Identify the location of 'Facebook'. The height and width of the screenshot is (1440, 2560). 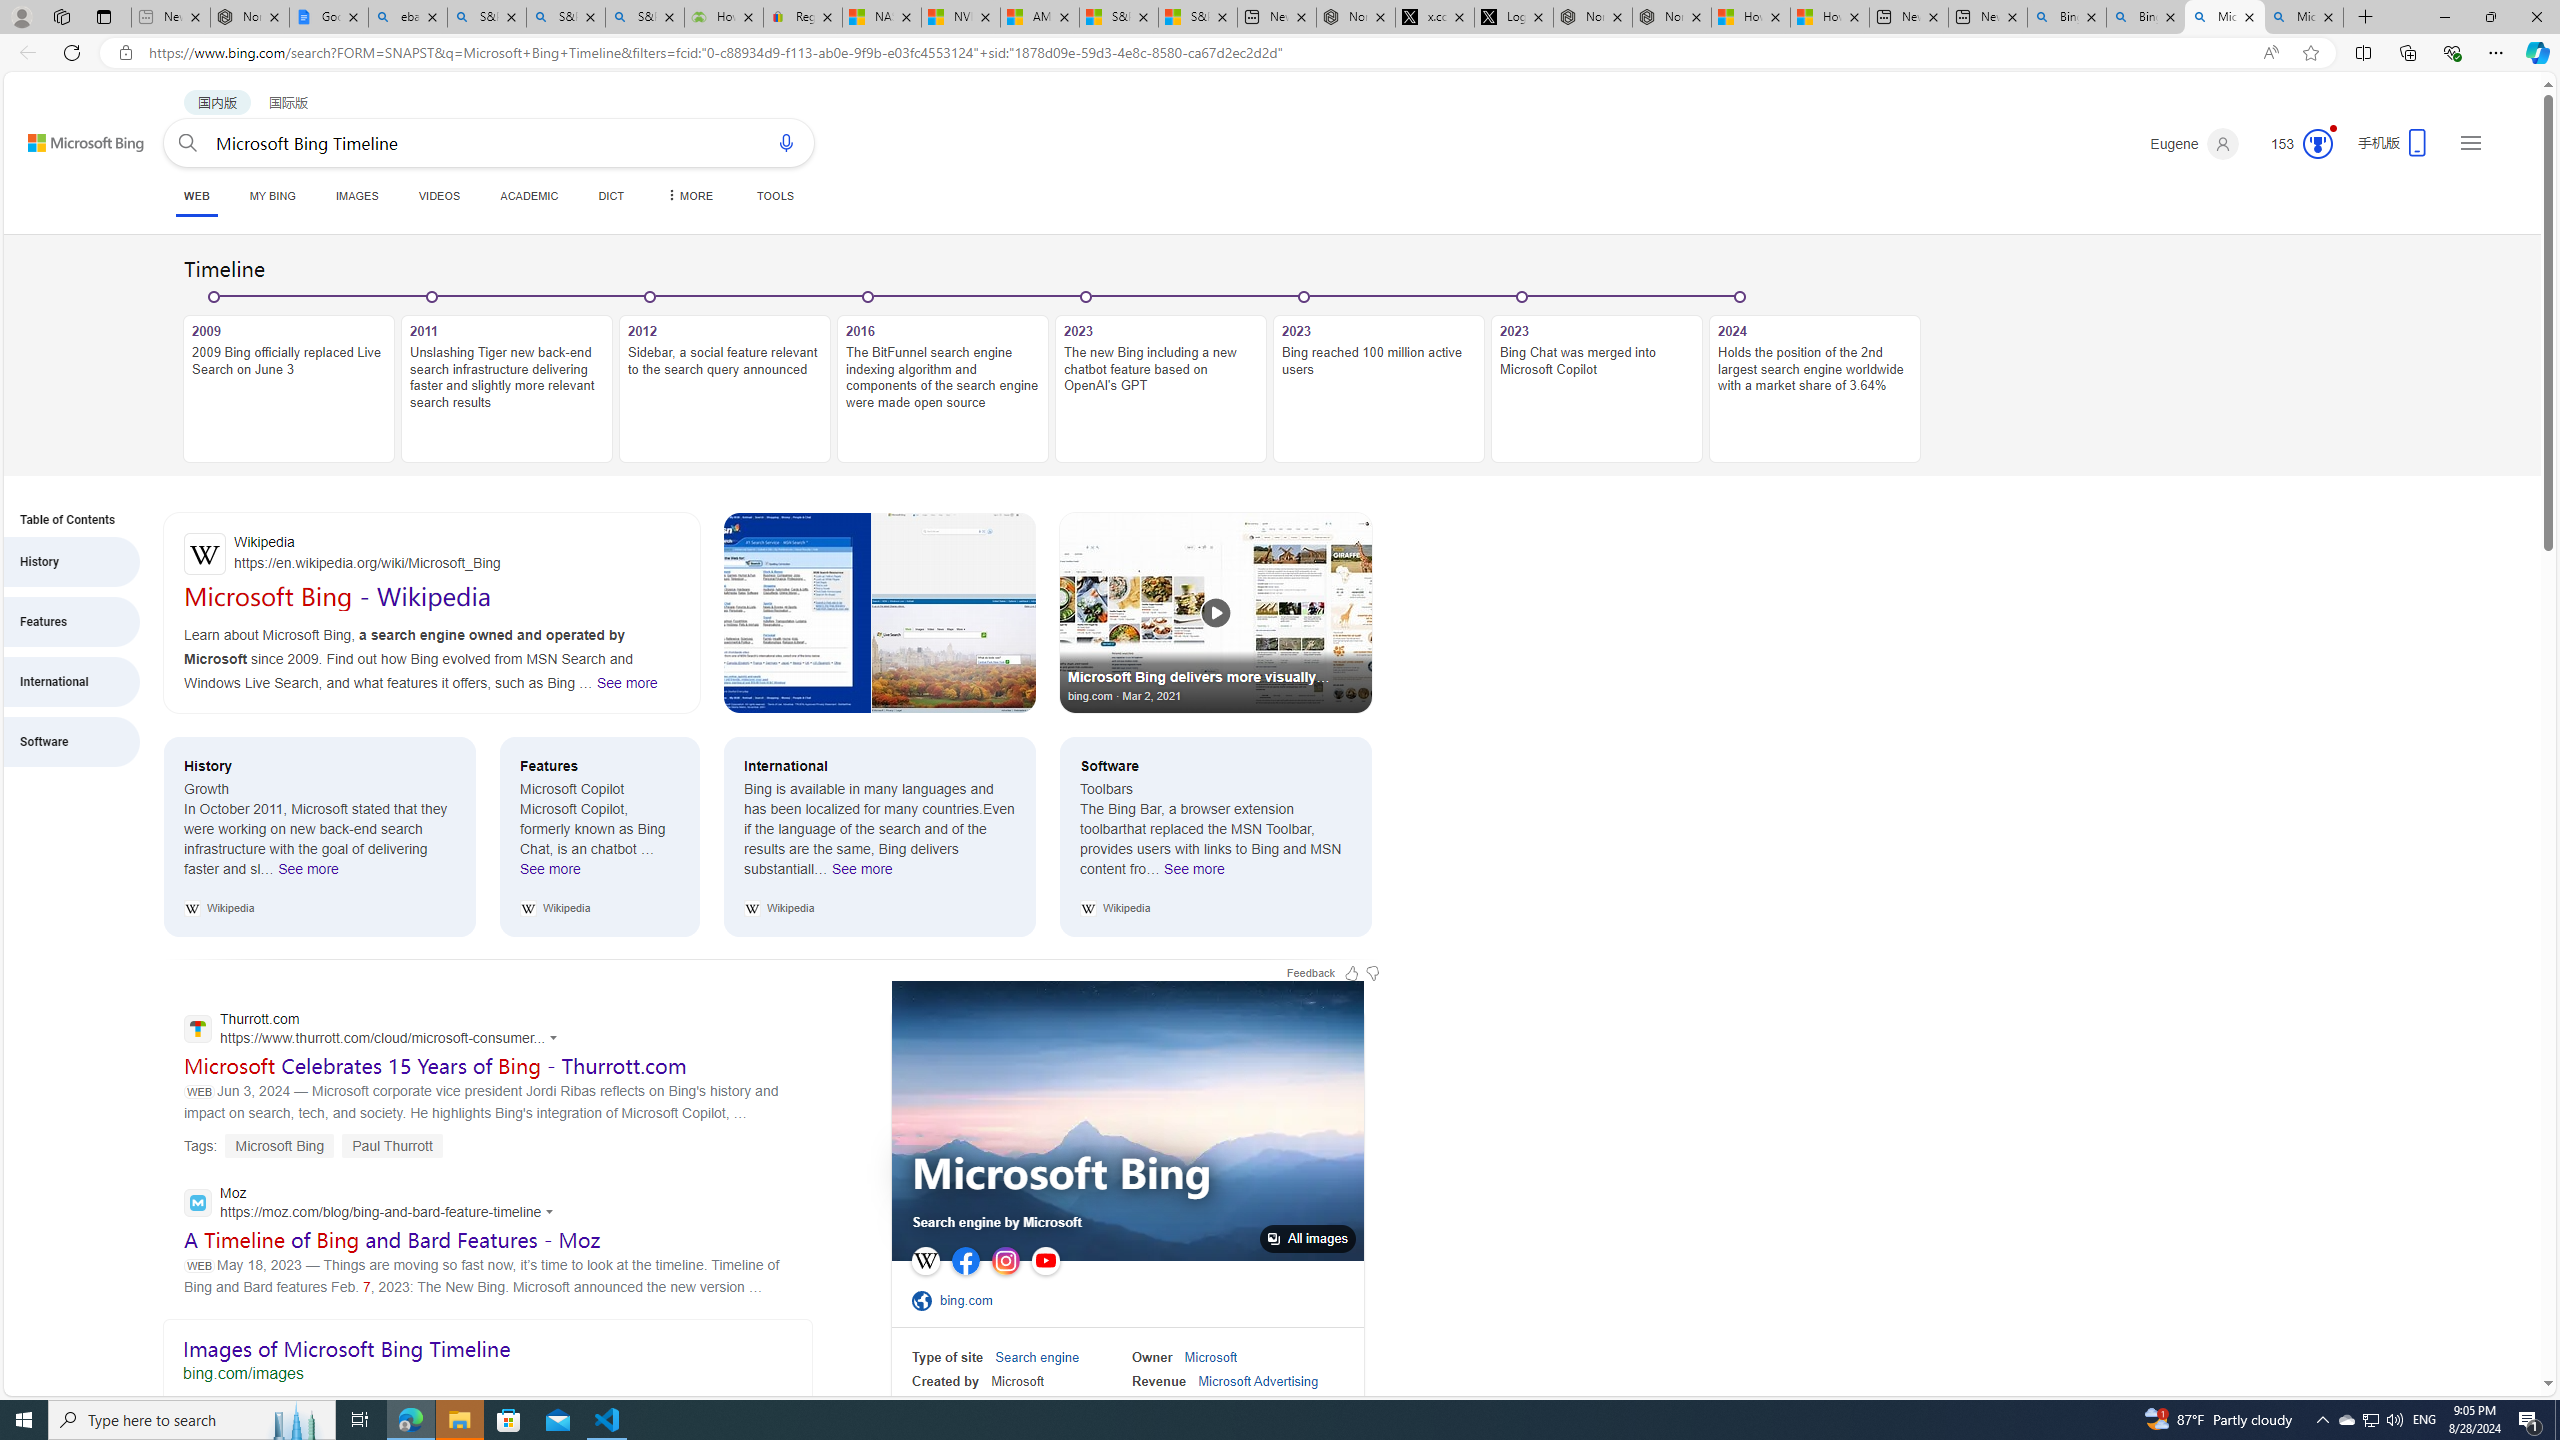
(966, 1260).